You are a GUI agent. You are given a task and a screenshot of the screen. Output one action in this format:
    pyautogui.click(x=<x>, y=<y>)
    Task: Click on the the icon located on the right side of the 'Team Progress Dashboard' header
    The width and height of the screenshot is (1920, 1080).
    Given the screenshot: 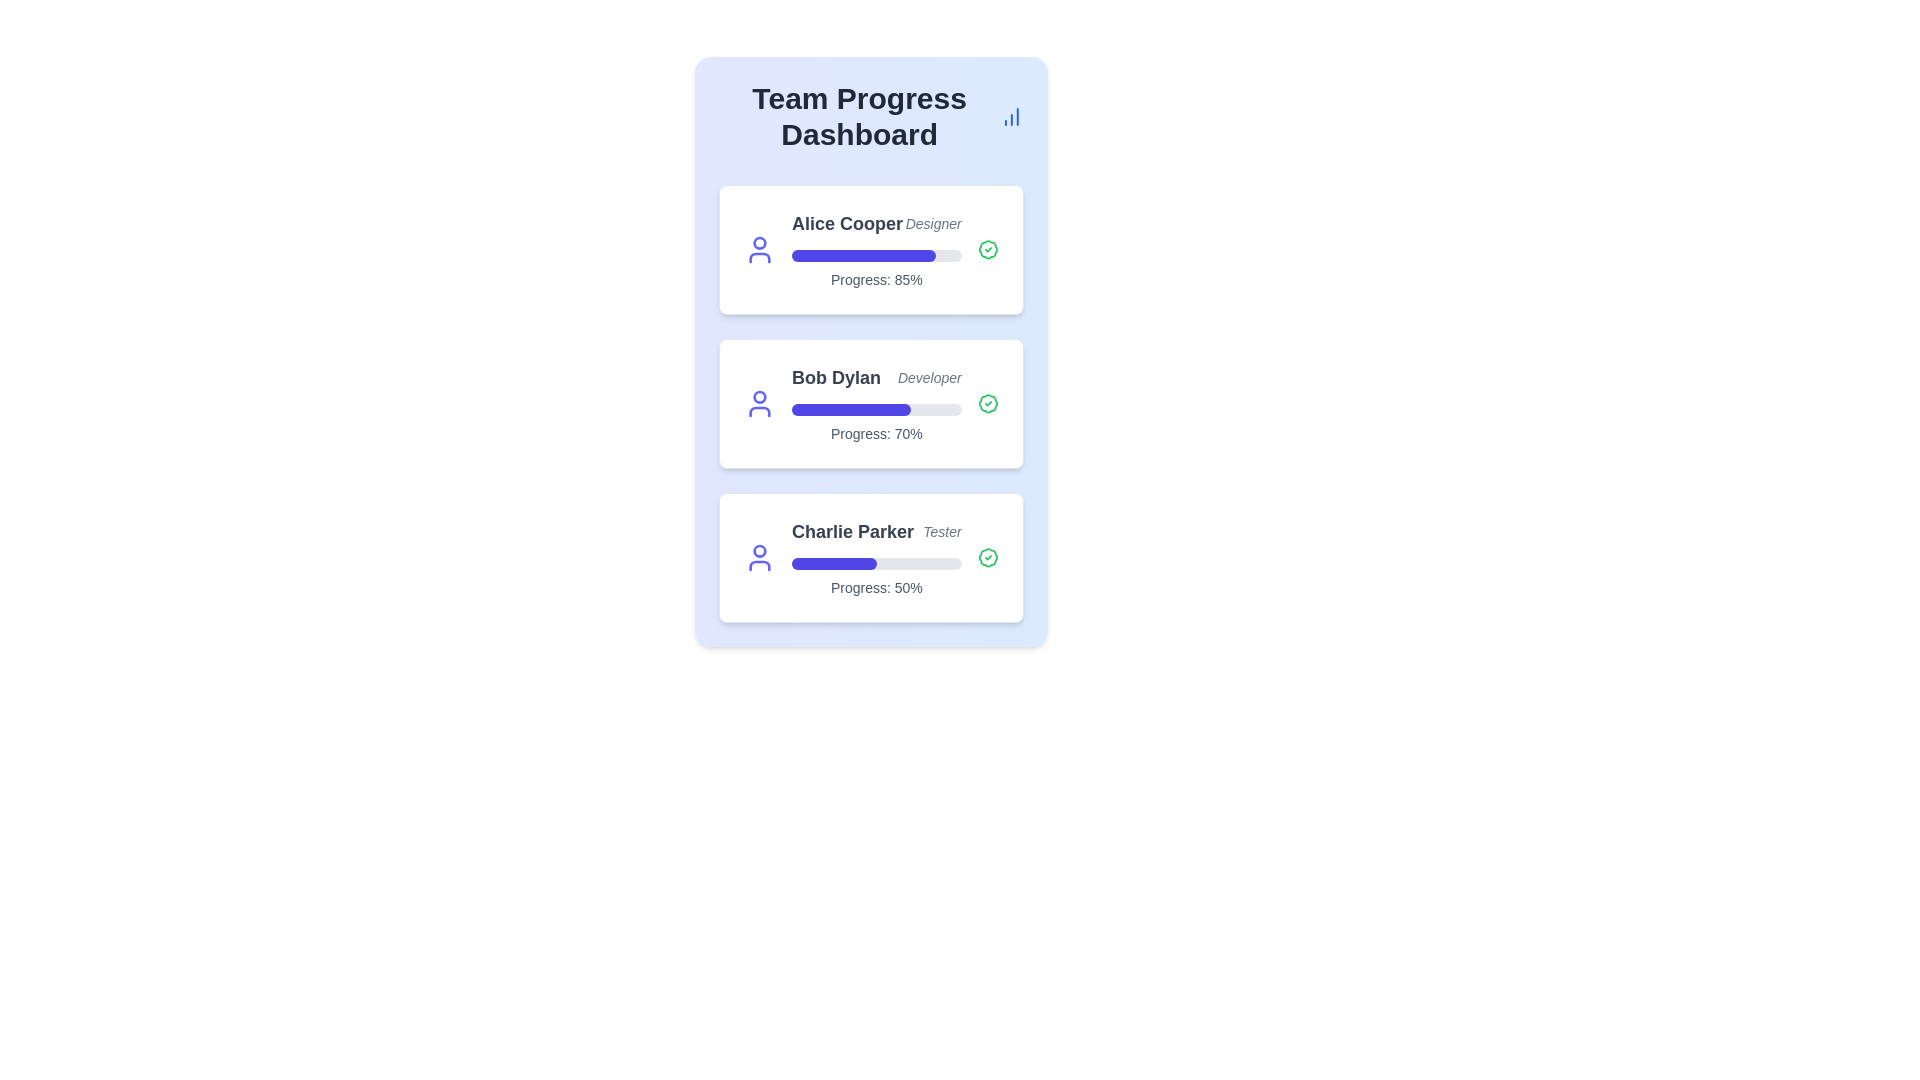 What is the action you would take?
    pyautogui.click(x=1012, y=116)
    